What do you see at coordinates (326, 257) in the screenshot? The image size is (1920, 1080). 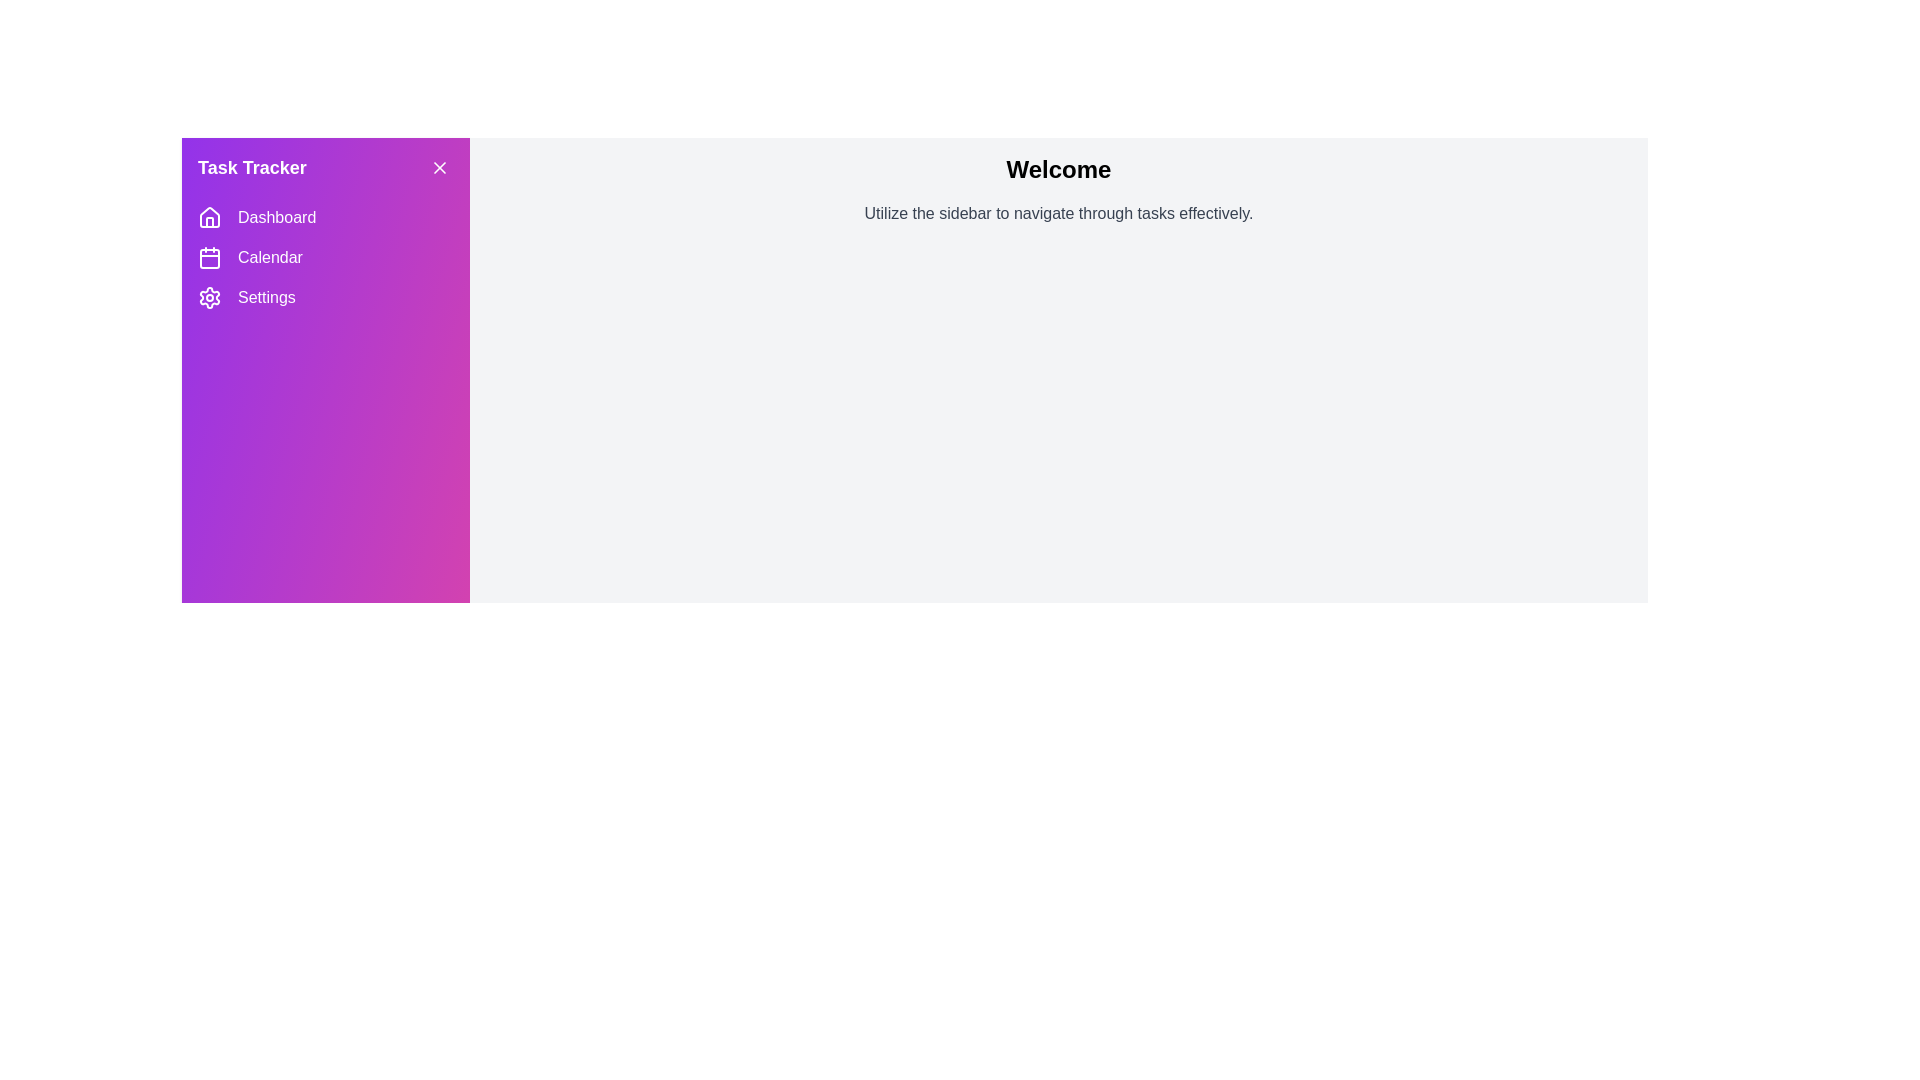 I see `the menu item Calendar in the sidebar` at bounding box center [326, 257].